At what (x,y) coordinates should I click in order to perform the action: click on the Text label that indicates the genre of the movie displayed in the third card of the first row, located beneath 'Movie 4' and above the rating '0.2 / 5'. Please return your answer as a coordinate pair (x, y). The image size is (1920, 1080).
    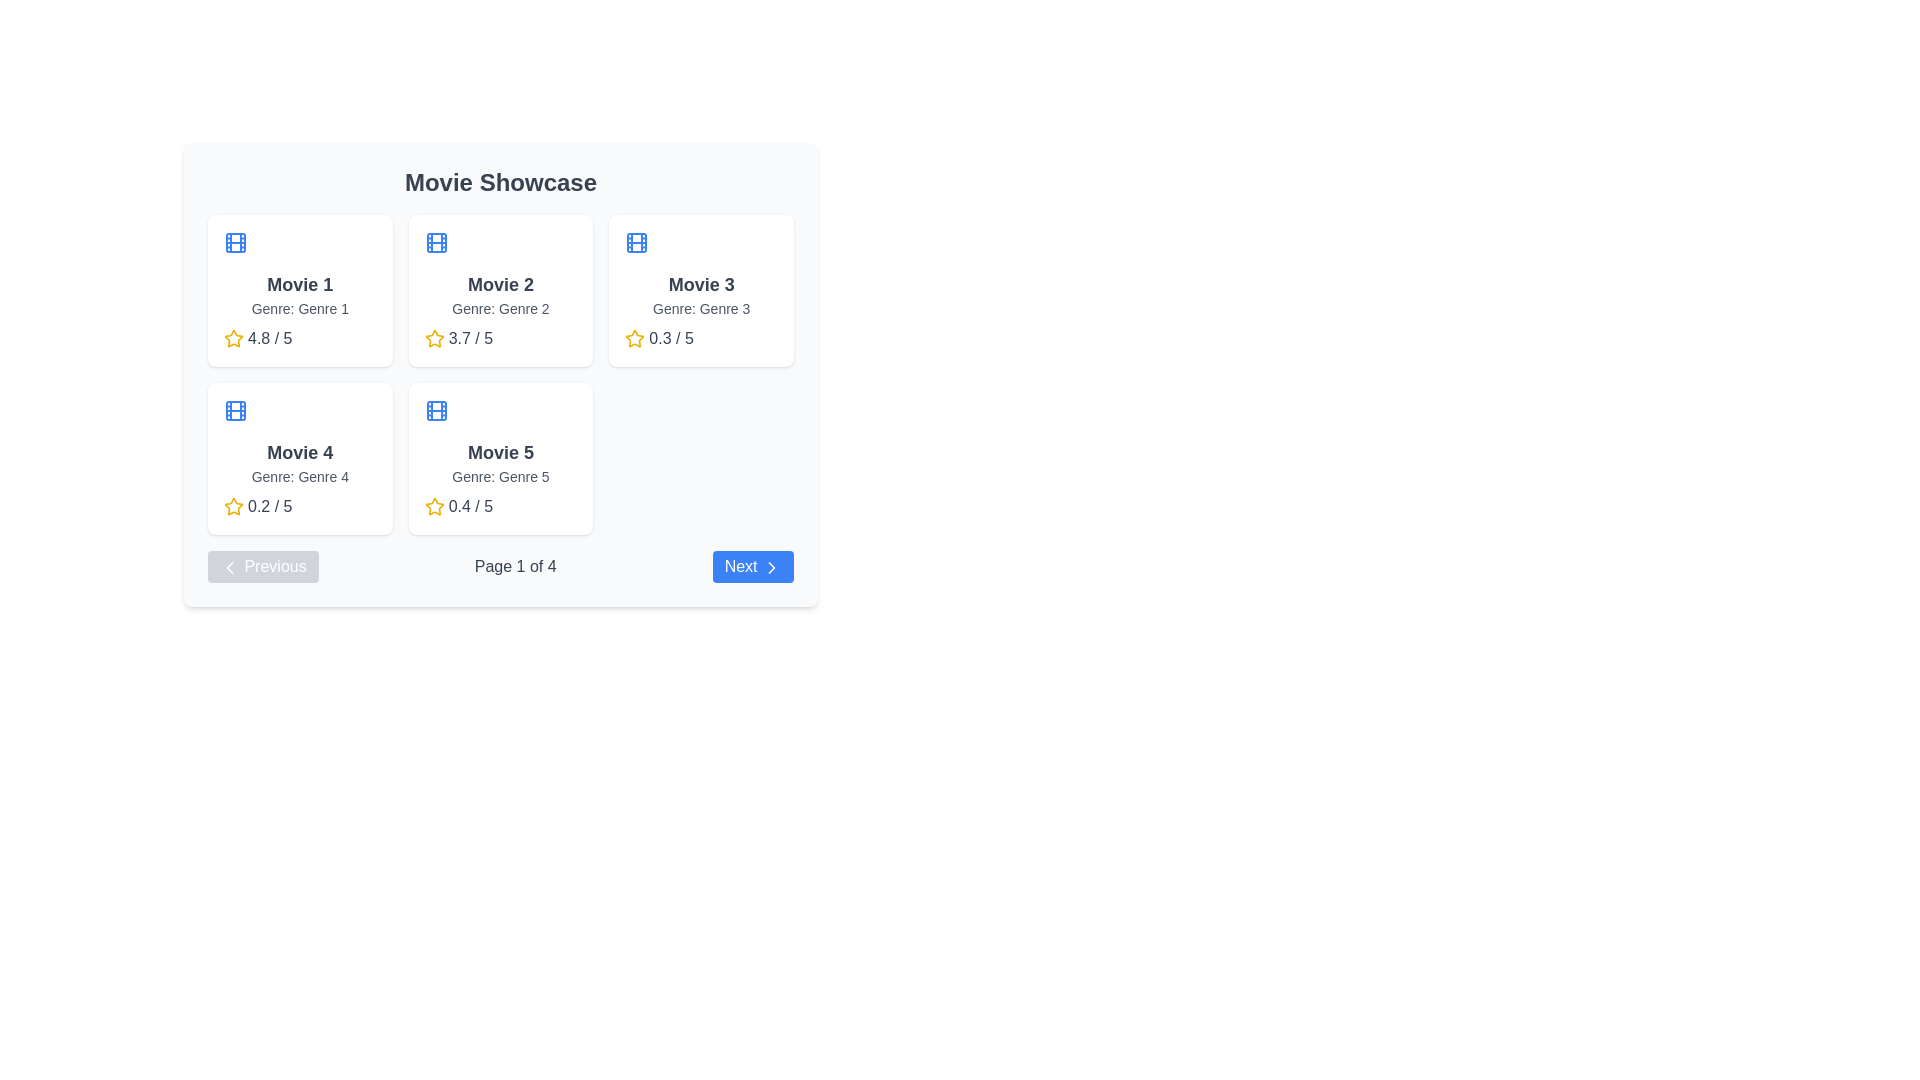
    Looking at the image, I should click on (299, 477).